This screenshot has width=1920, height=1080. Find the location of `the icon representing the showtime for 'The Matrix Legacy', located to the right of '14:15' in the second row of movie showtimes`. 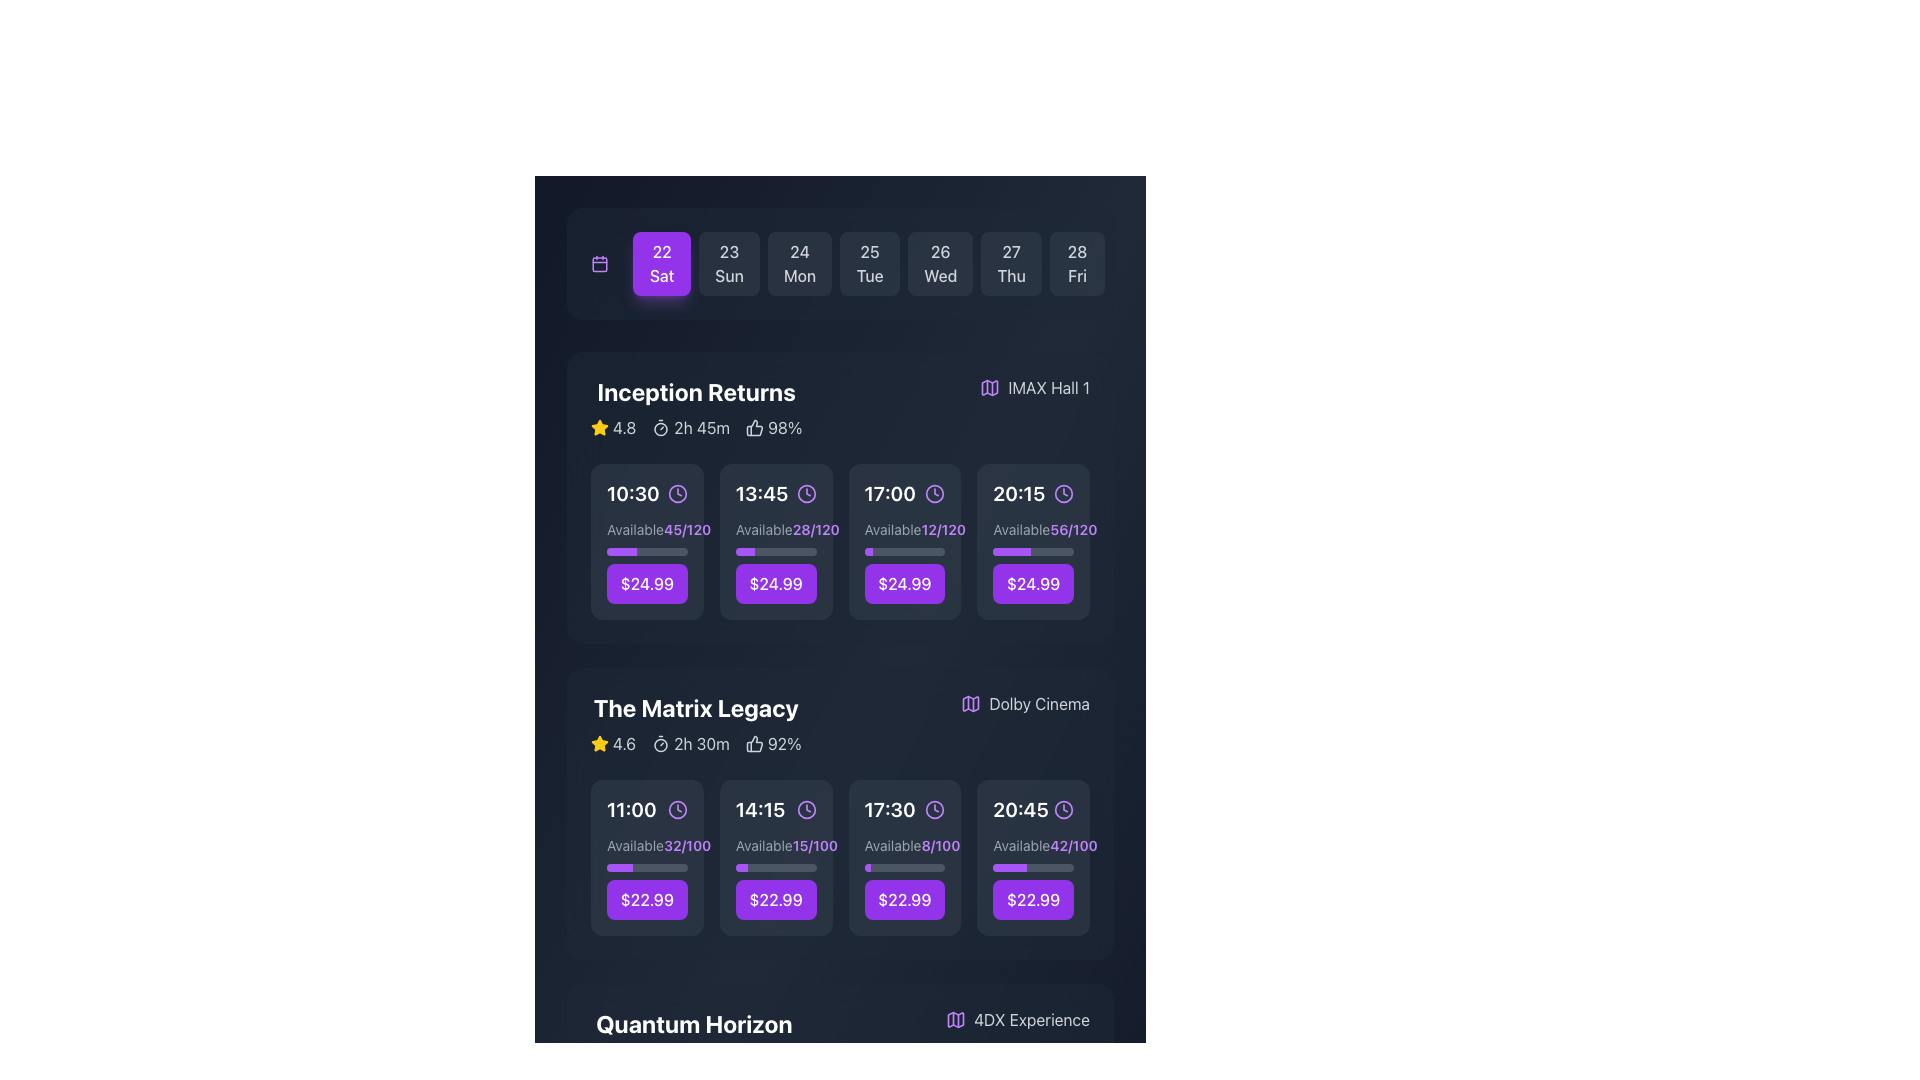

the icon representing the showtime for 'The Matrix Legacy', located to the right of '14:15' in the second row of movie showtimes is located at coordinates (806, 810).